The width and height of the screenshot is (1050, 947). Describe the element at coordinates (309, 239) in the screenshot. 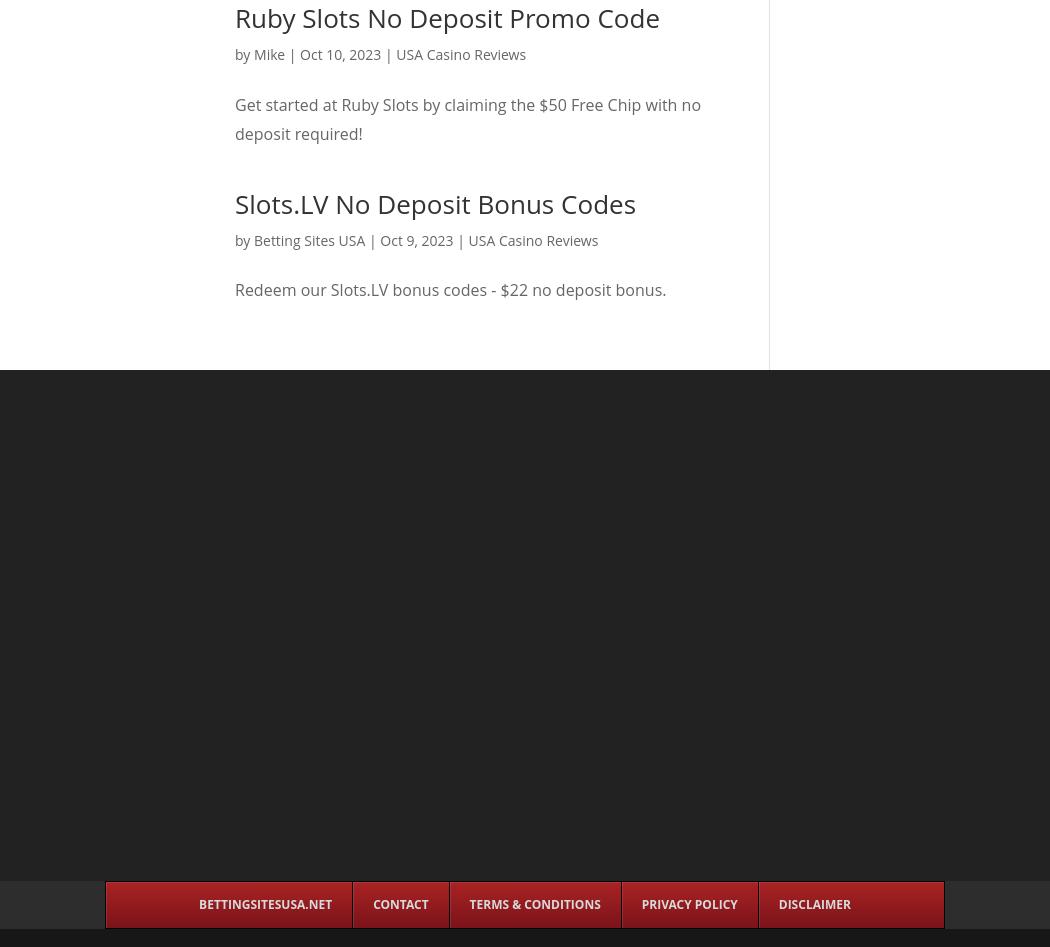

I see `'Betting Sites USA'` at that location.